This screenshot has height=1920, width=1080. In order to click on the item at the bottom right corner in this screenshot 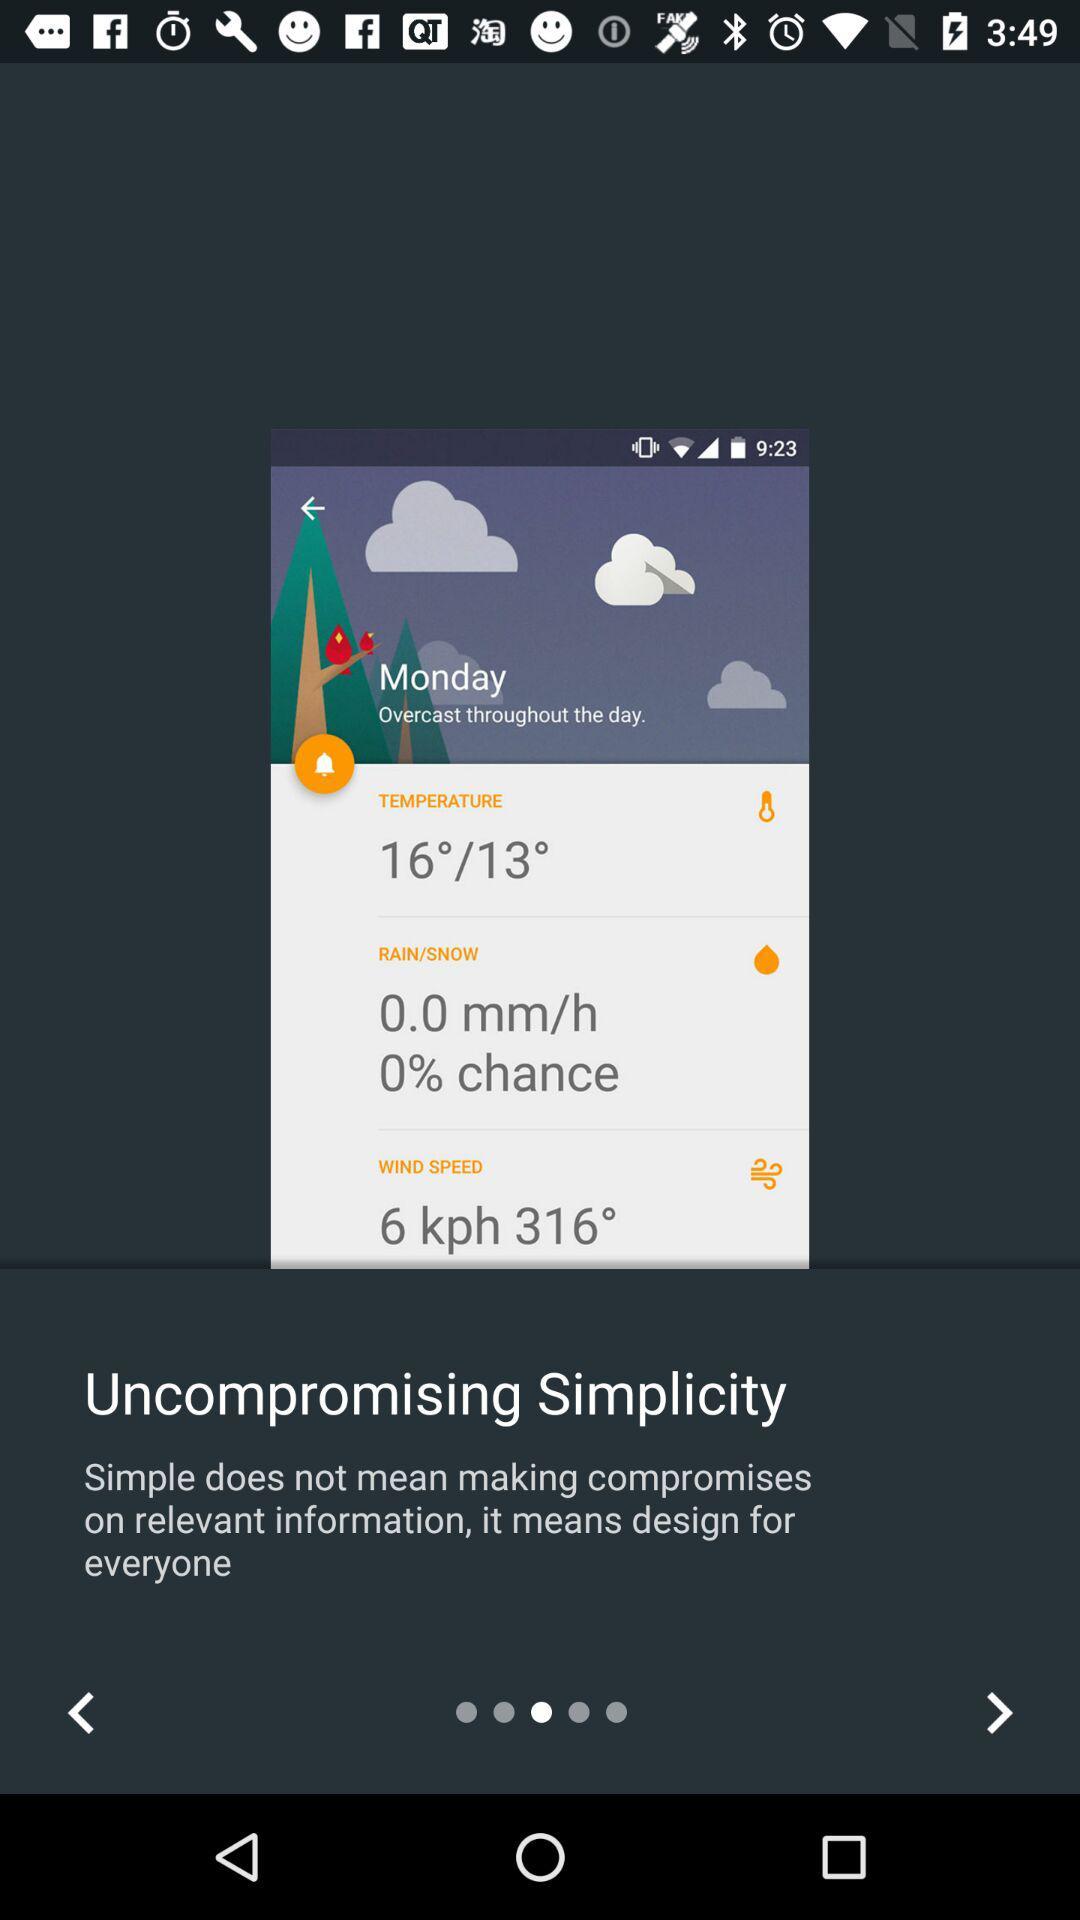, I will do `click(998, 1711)`.